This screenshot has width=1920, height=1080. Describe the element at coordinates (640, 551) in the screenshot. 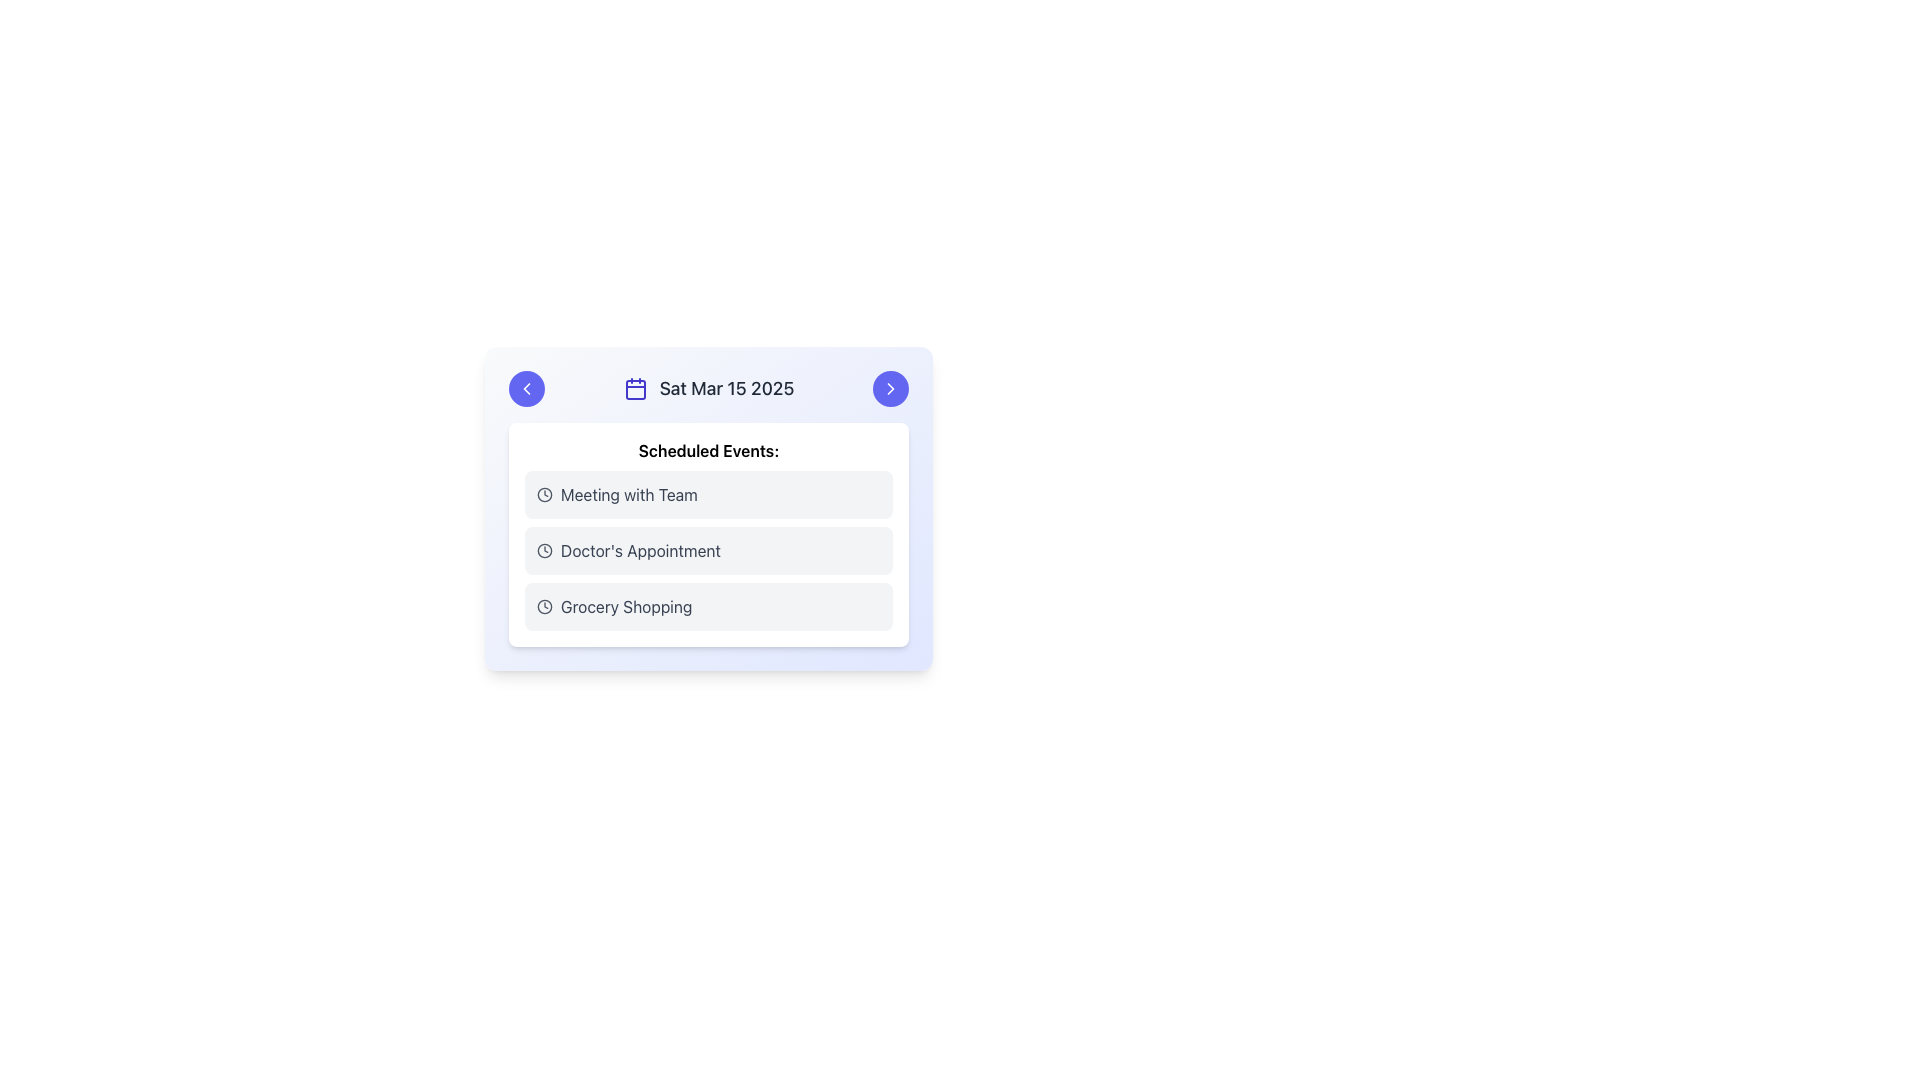

I see `the text label representing an individual scheduled appointment located in the middle of the list under 'Scheduled Events'` at that location.